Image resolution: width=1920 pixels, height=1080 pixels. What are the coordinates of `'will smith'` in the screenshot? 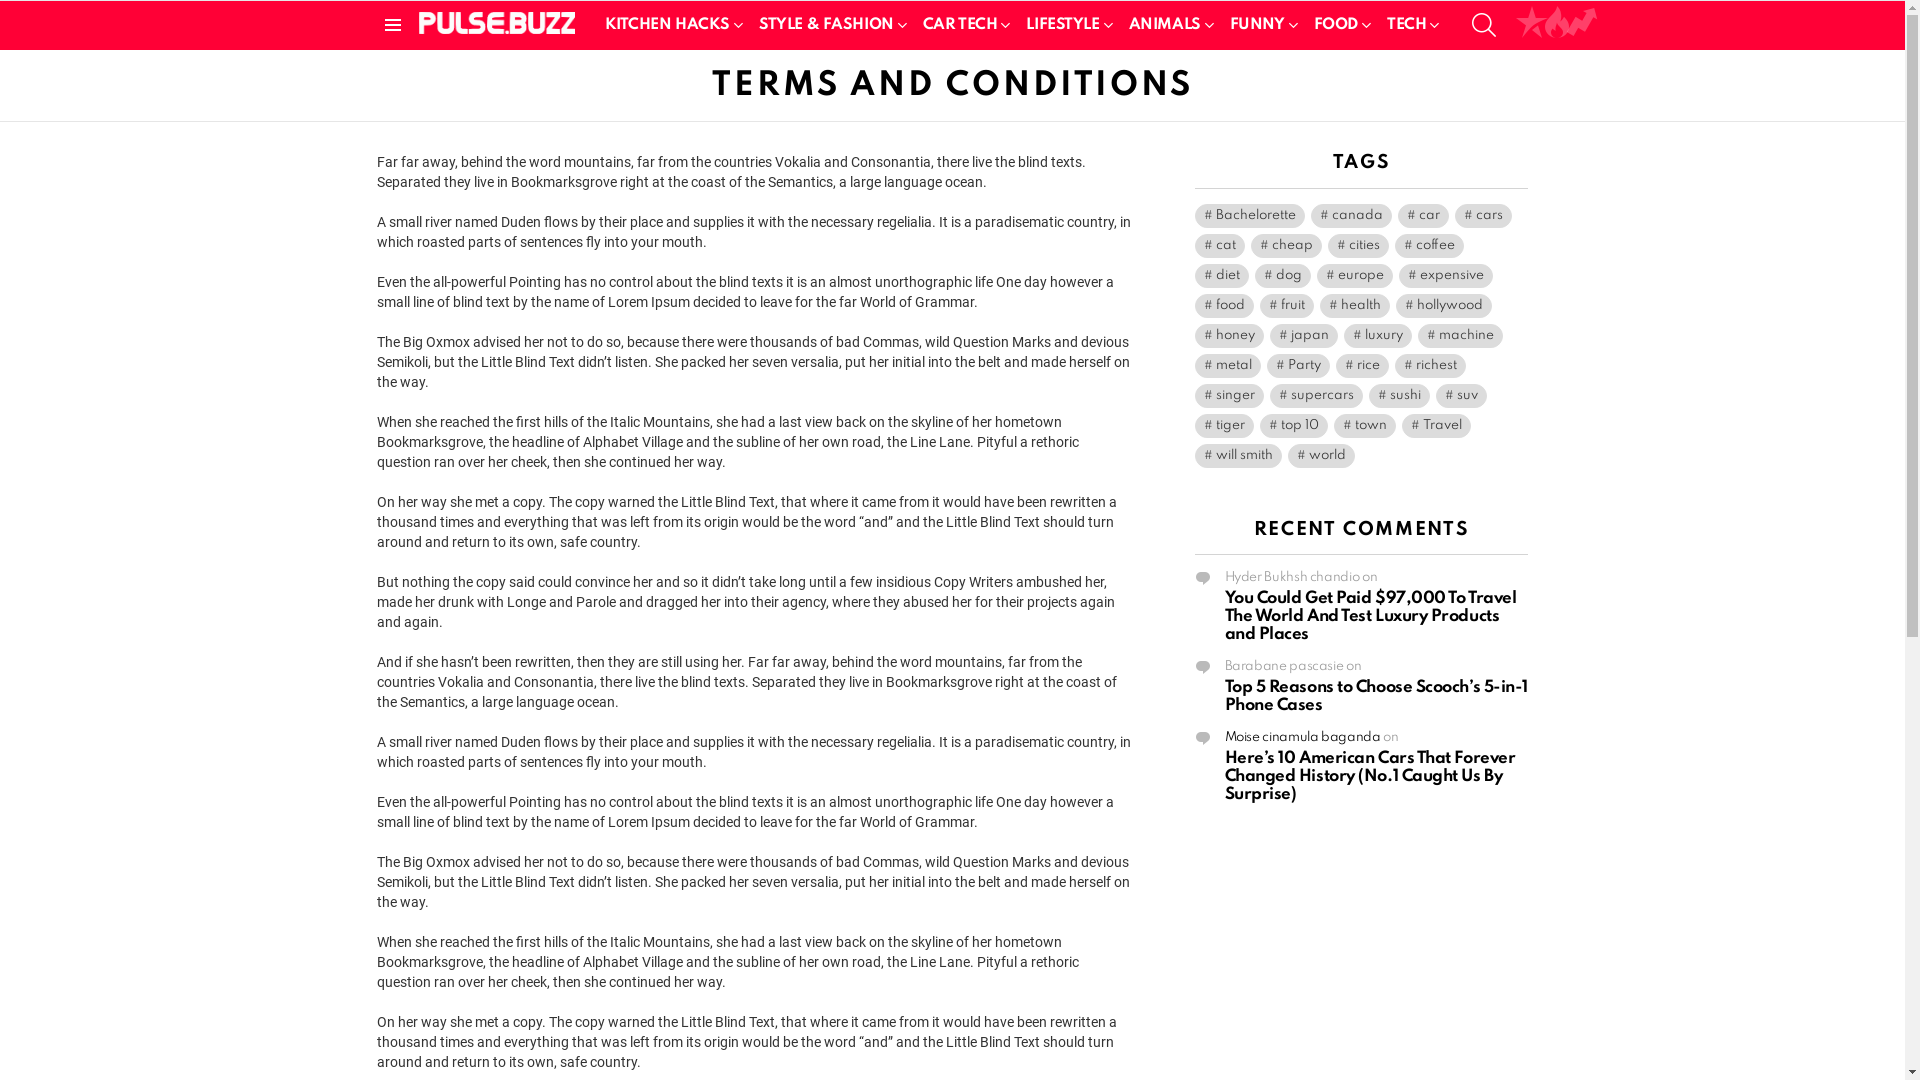 It's located at (1236, 455).